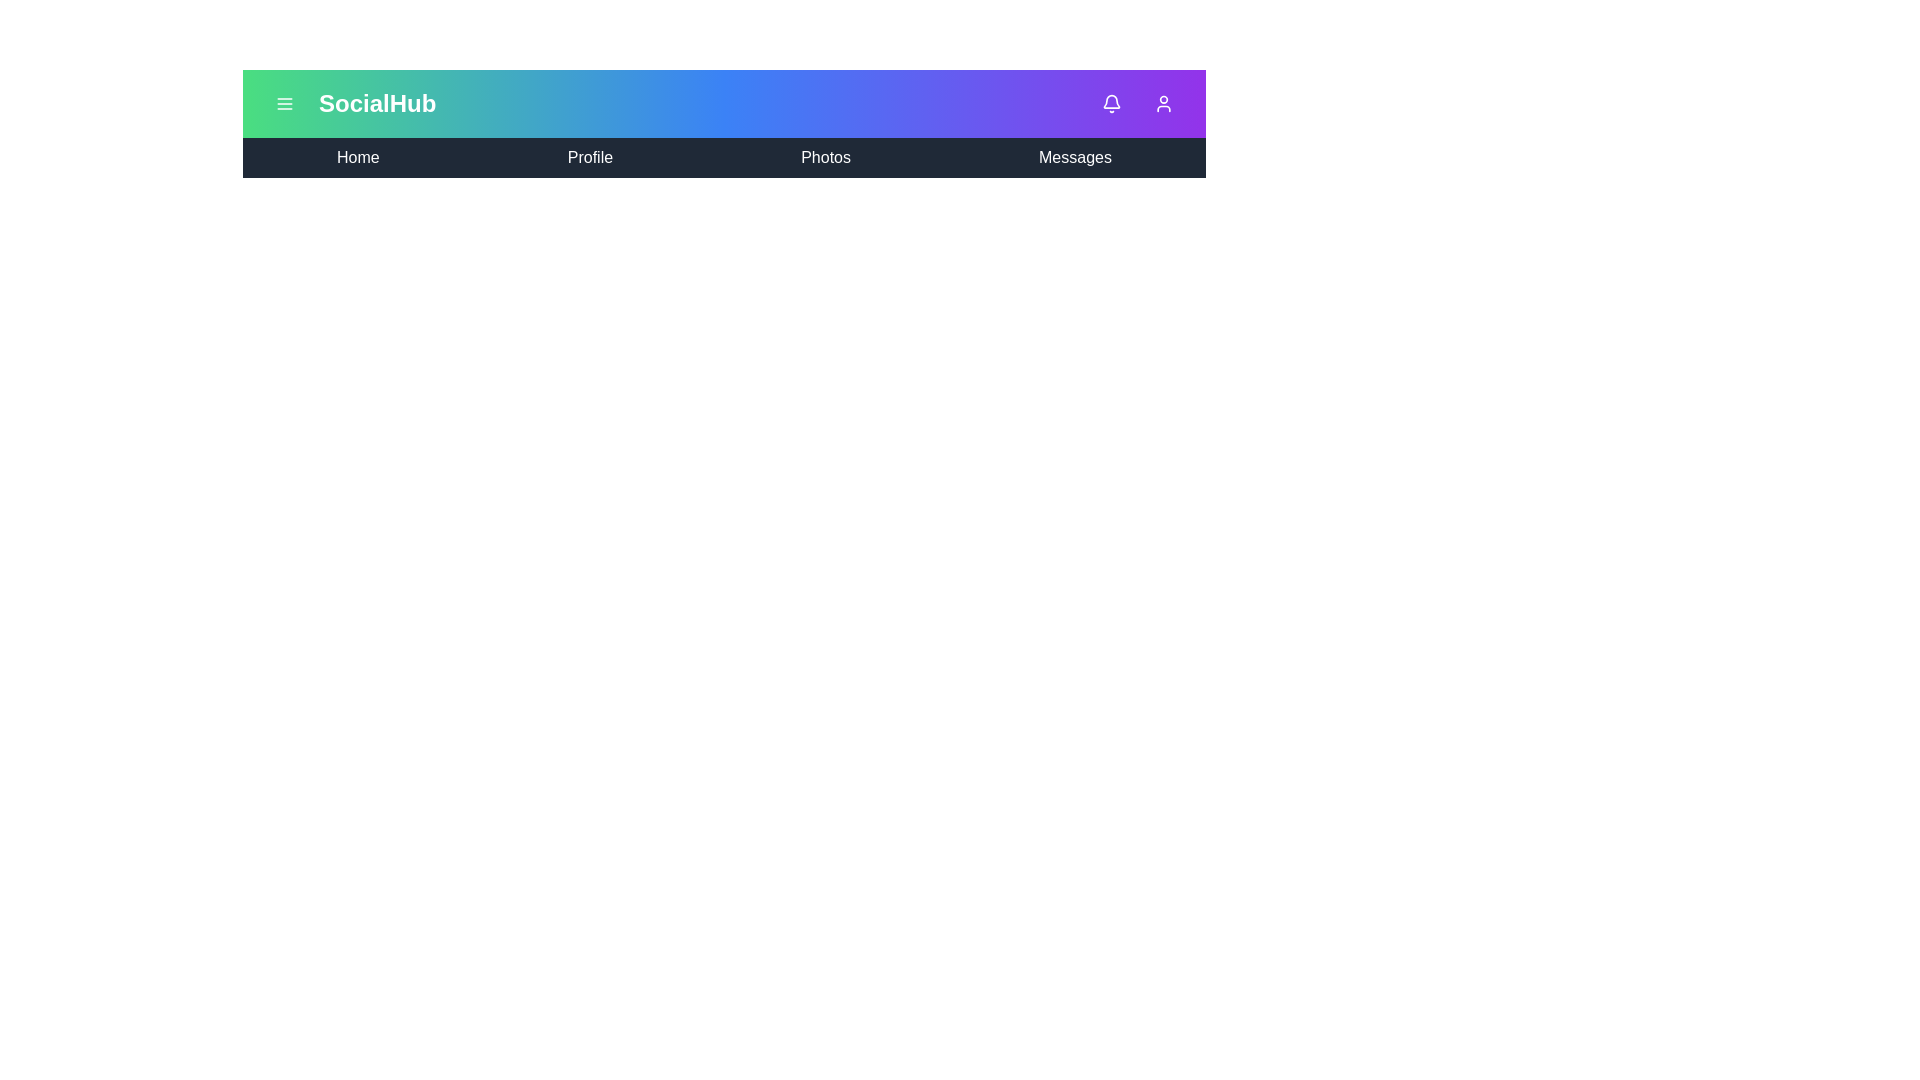 Image resolution: width=1920 pixels, height=1080 pixels. I want to click on the menu button to toggle the menu visibility, so click(283, 104).